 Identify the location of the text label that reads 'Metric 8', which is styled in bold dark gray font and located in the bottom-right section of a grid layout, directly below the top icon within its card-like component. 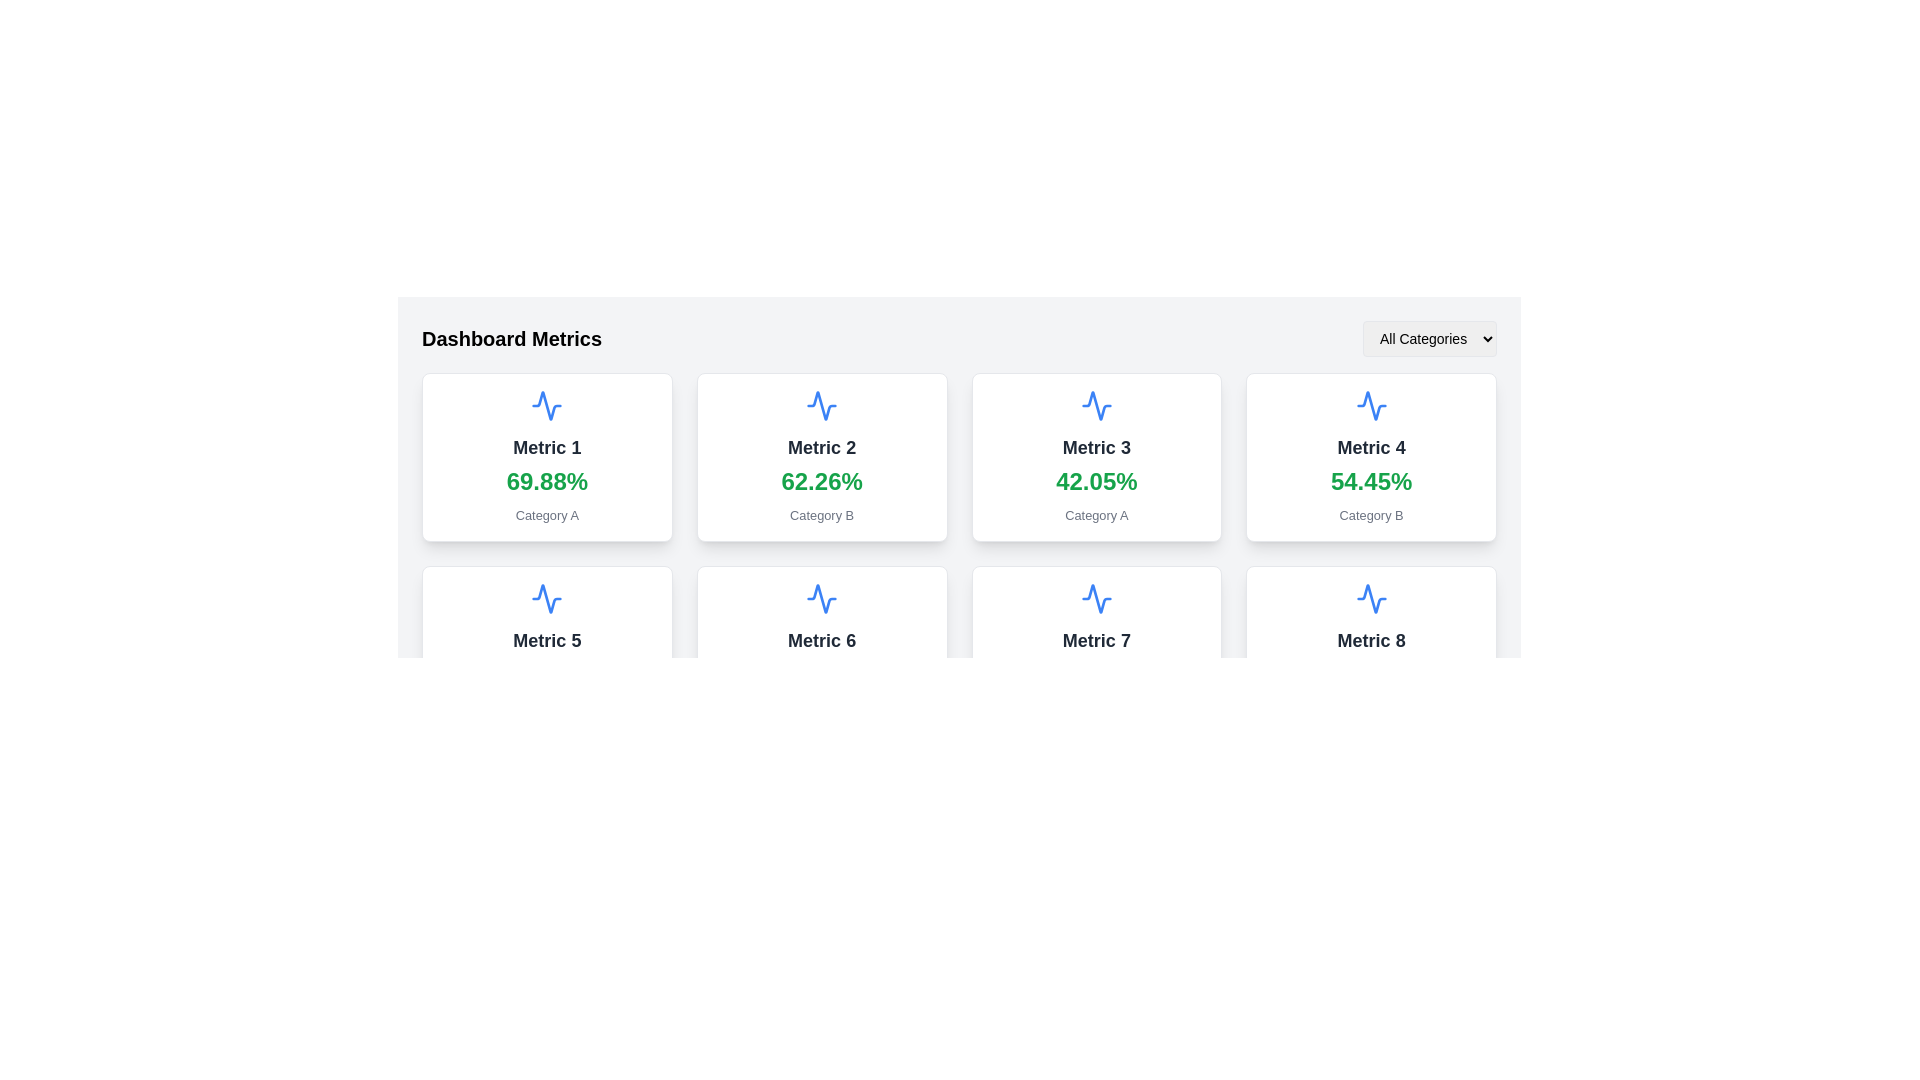
(1370, 641).